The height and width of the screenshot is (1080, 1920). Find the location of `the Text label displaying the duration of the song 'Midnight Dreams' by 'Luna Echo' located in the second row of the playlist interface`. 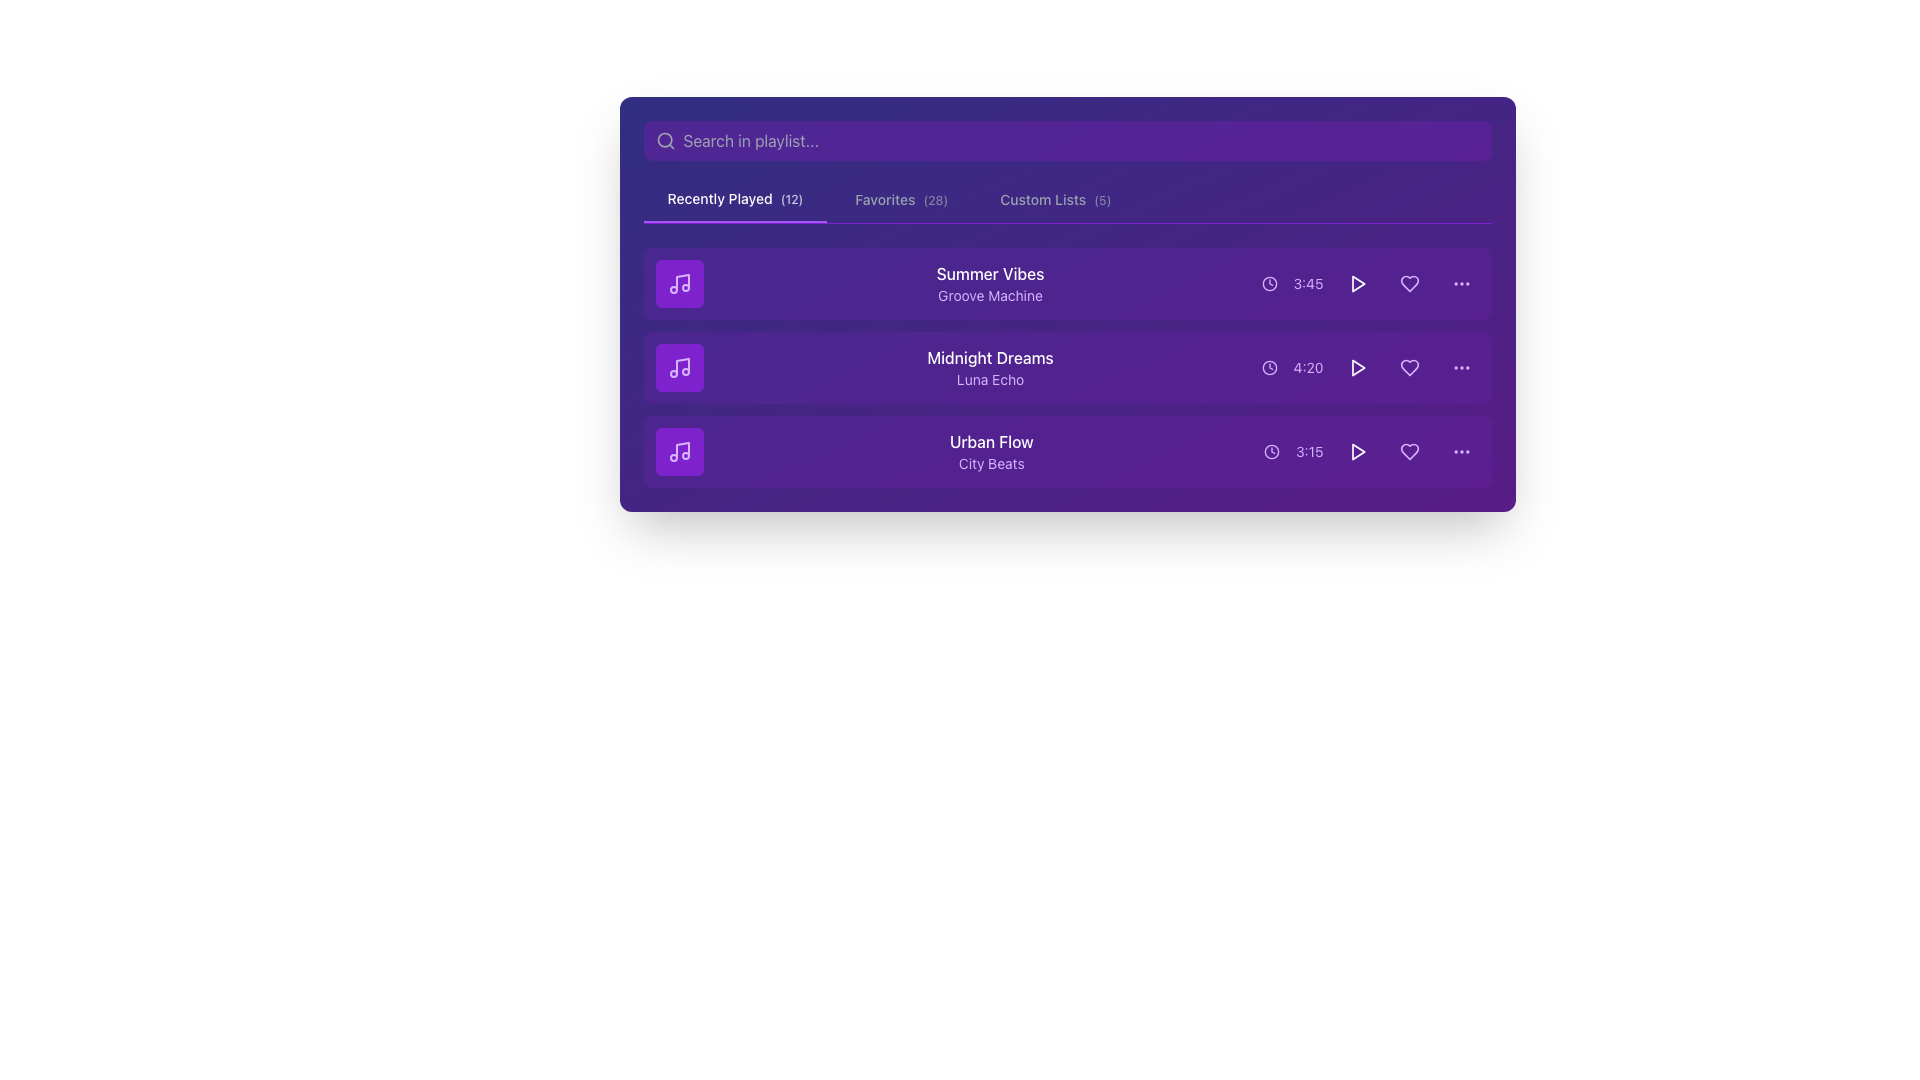

the Text label displaying the duration of the song 'Midnight Dreams' by 'Luna Echo' located in the second row of the playlist interface is located at coordinates (1308, 367).